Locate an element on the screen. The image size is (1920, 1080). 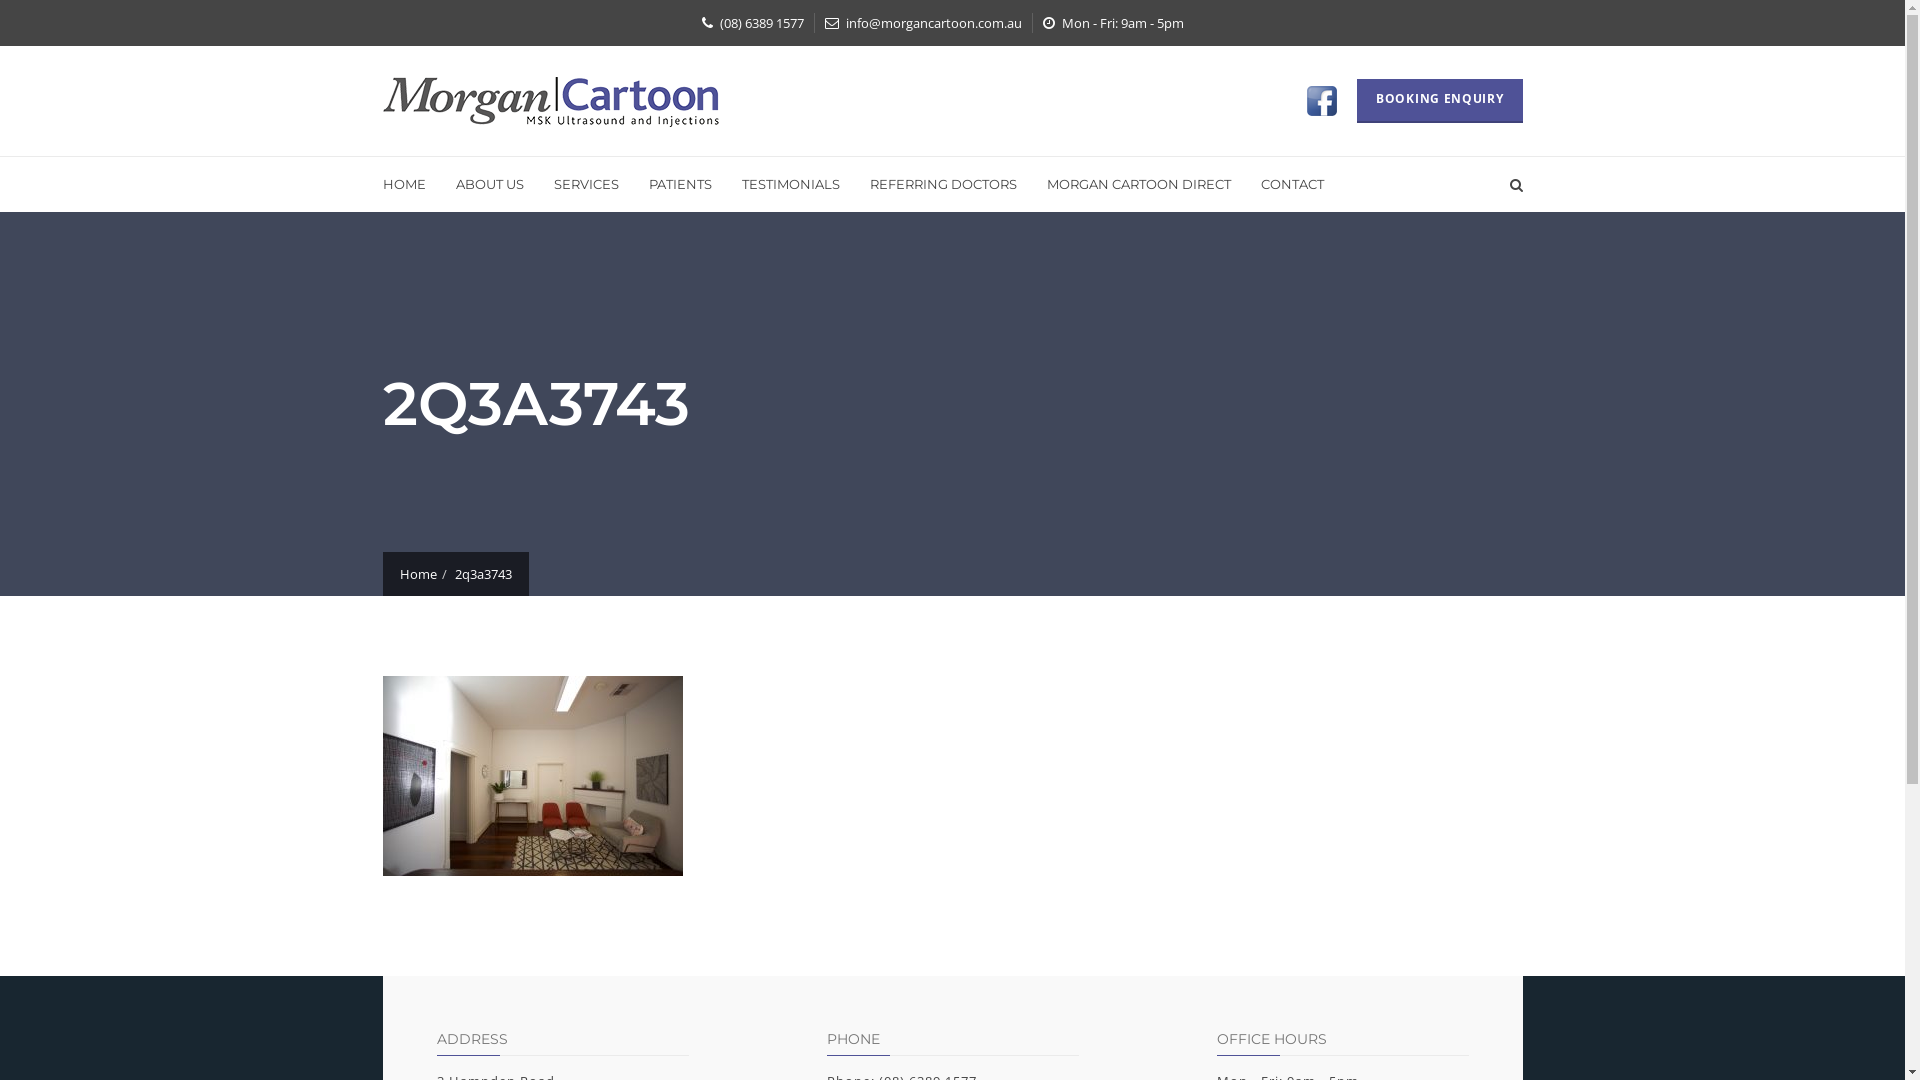
'TESTIMONIALS' is located at coordinates (789, 184).